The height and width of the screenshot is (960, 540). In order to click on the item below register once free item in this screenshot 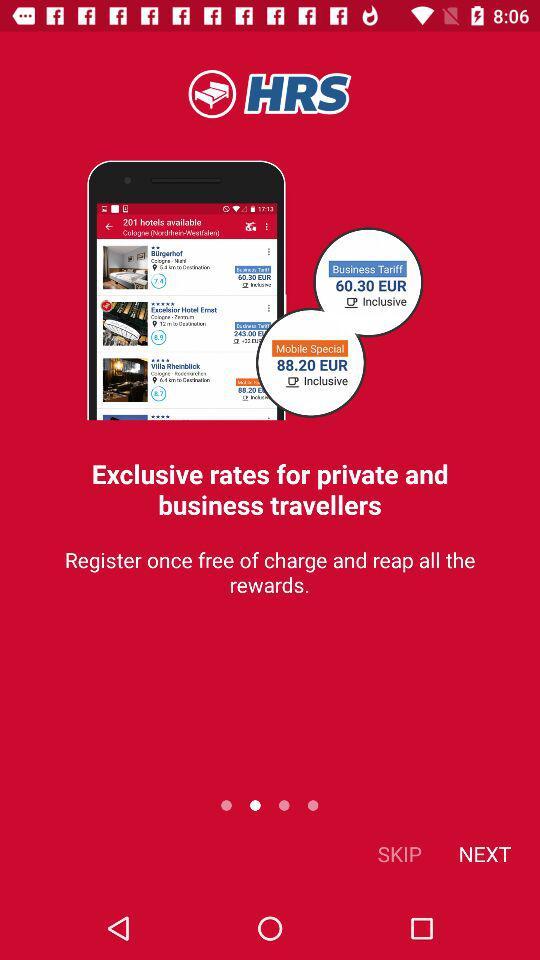, I will do `click(399, 852)`.